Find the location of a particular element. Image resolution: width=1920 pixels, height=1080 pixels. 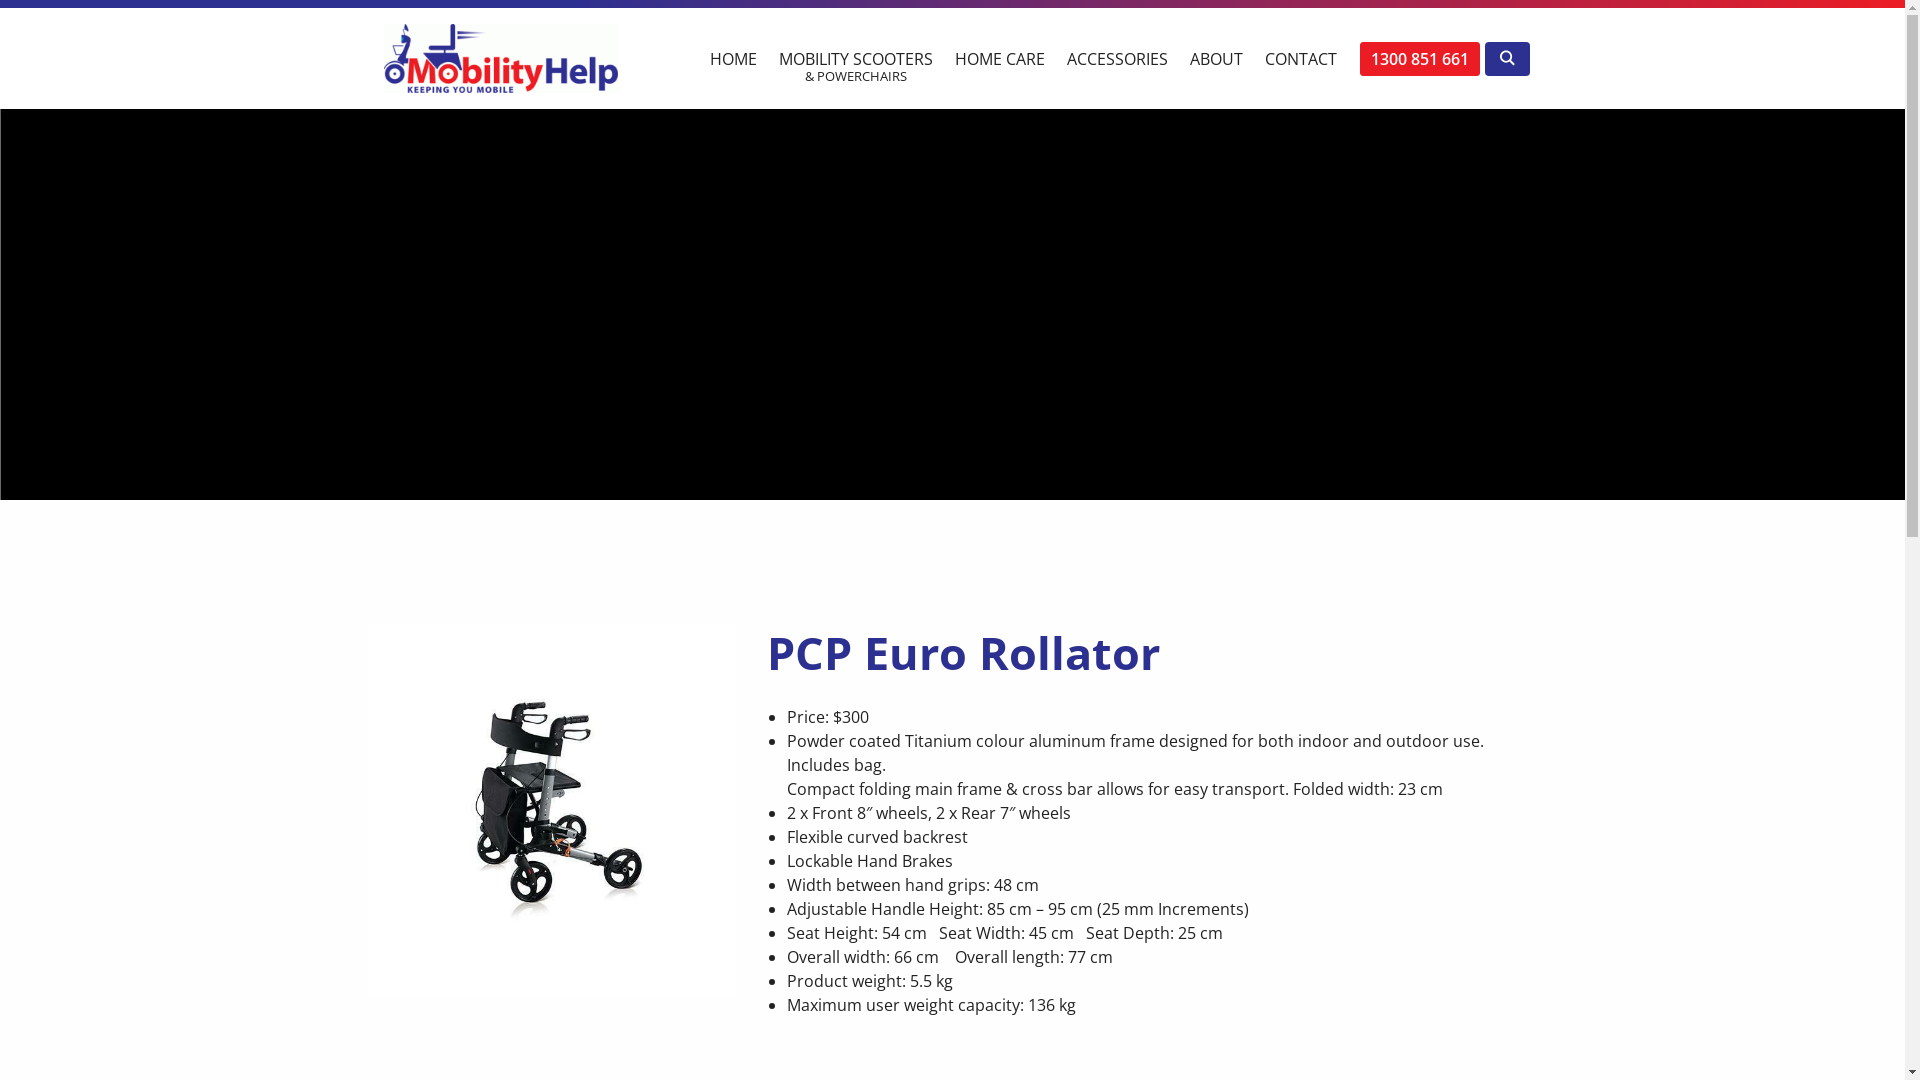

'ACCESSORIES' is located at coordinates (1116, 48).